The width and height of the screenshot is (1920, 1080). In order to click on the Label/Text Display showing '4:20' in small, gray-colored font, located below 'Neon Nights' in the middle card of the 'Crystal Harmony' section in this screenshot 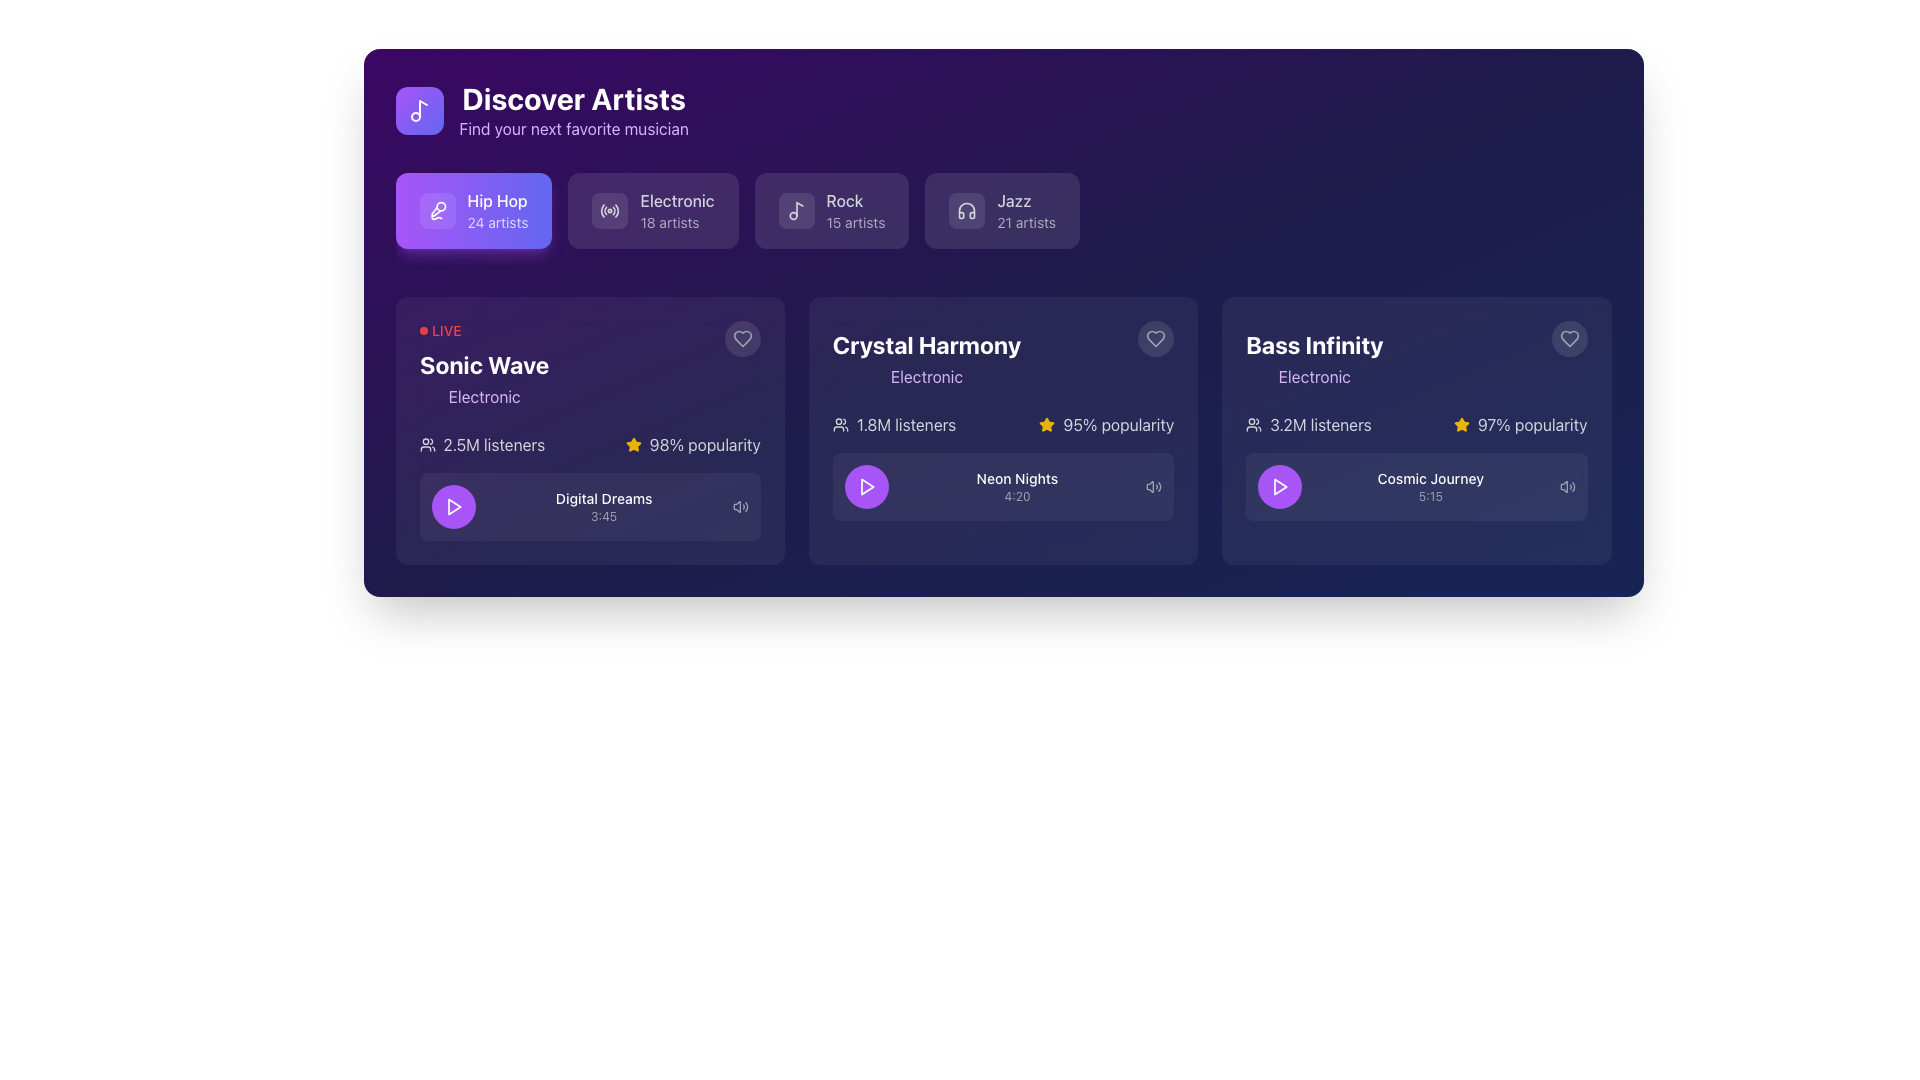, I will do `click(1017, 496)`.